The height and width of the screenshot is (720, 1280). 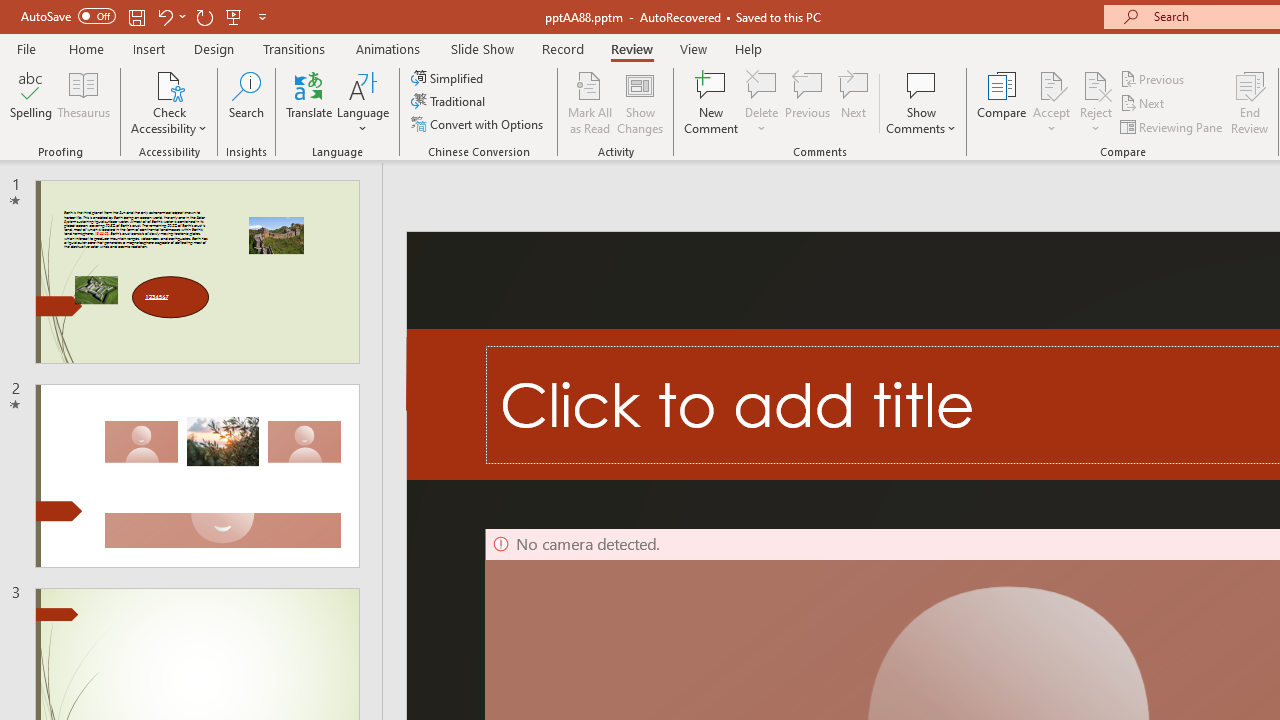 I want to click on 'Reject', so click(x=1095, y=103).